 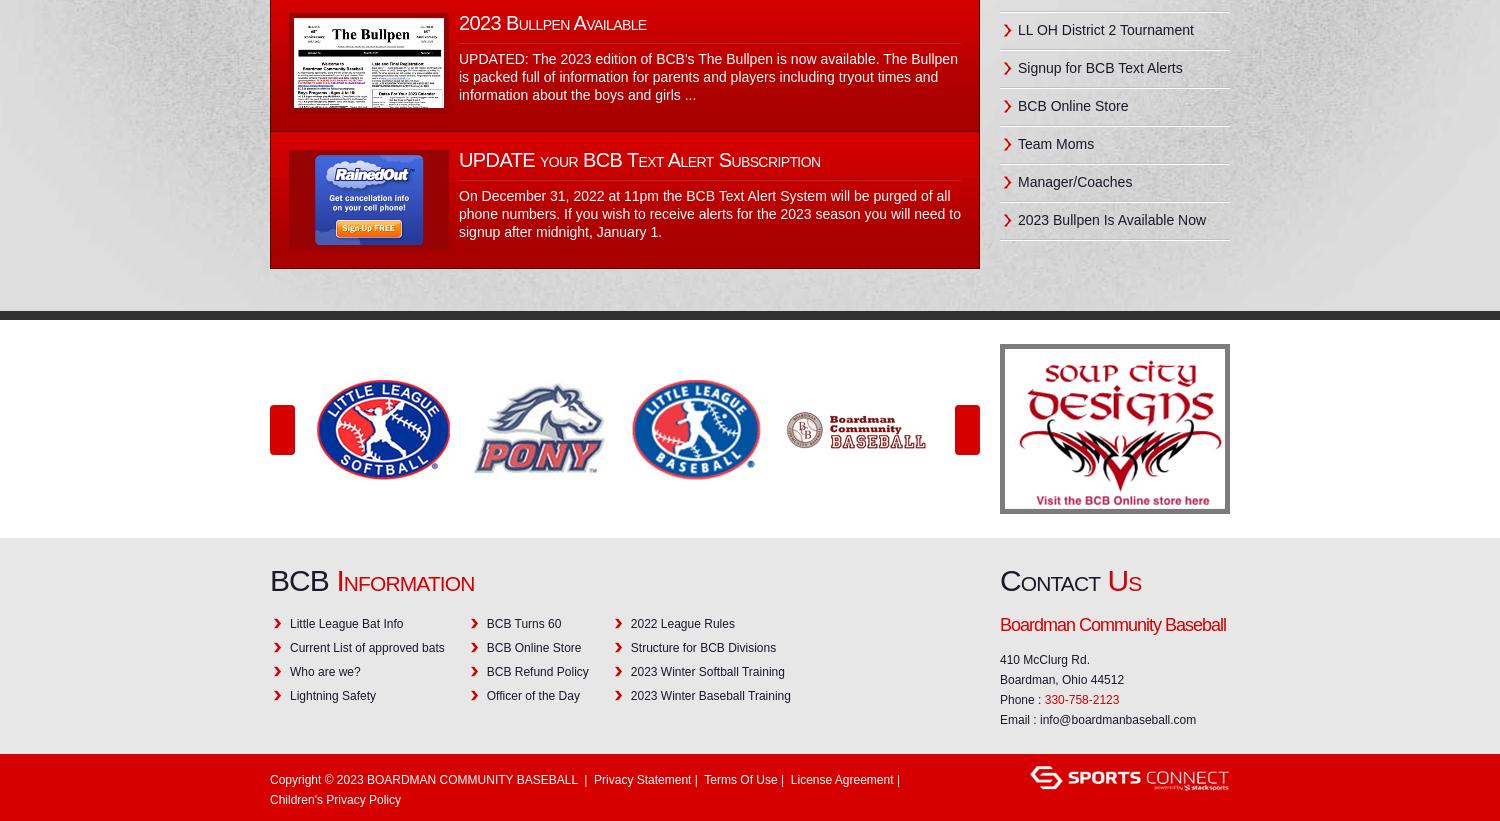 I want to click on 'BCB', so click(x=303, y=579).